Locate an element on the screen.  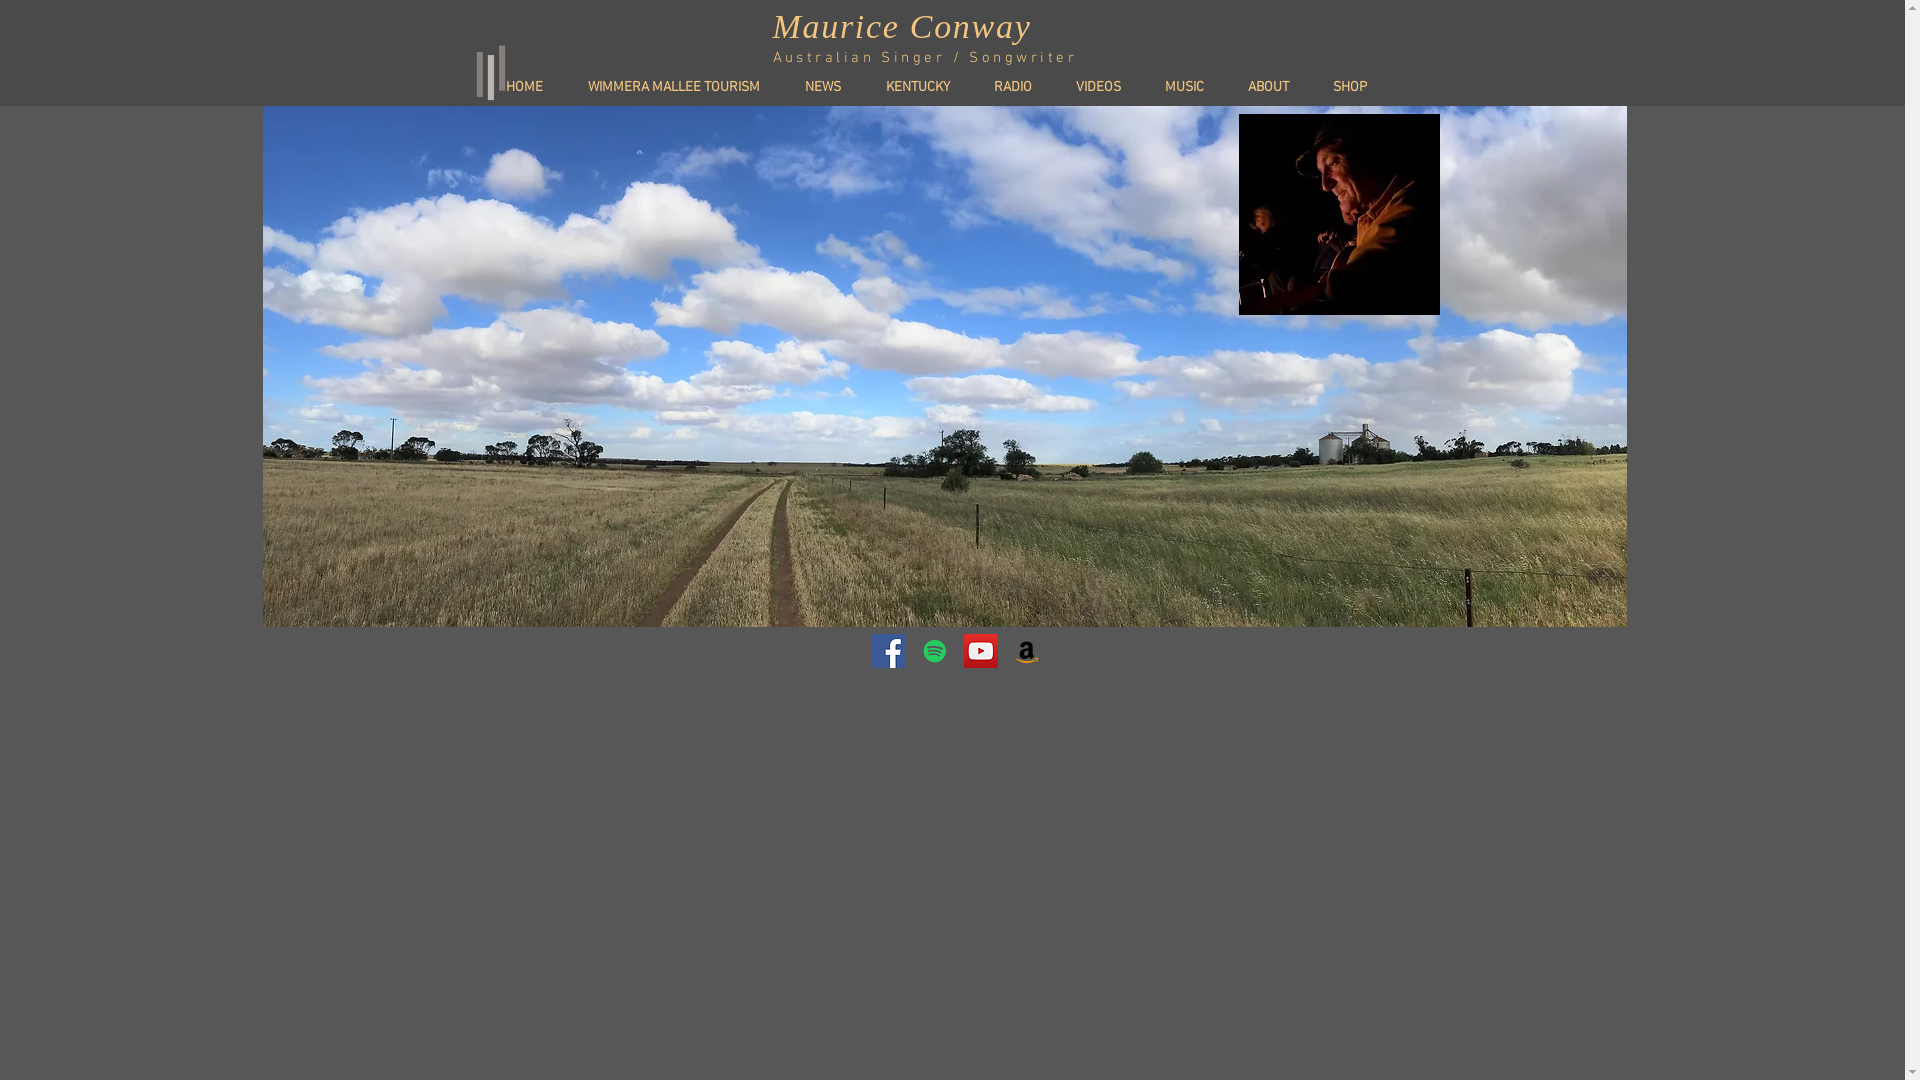
'VIDEOS' is located at coordinates (1105, 87).